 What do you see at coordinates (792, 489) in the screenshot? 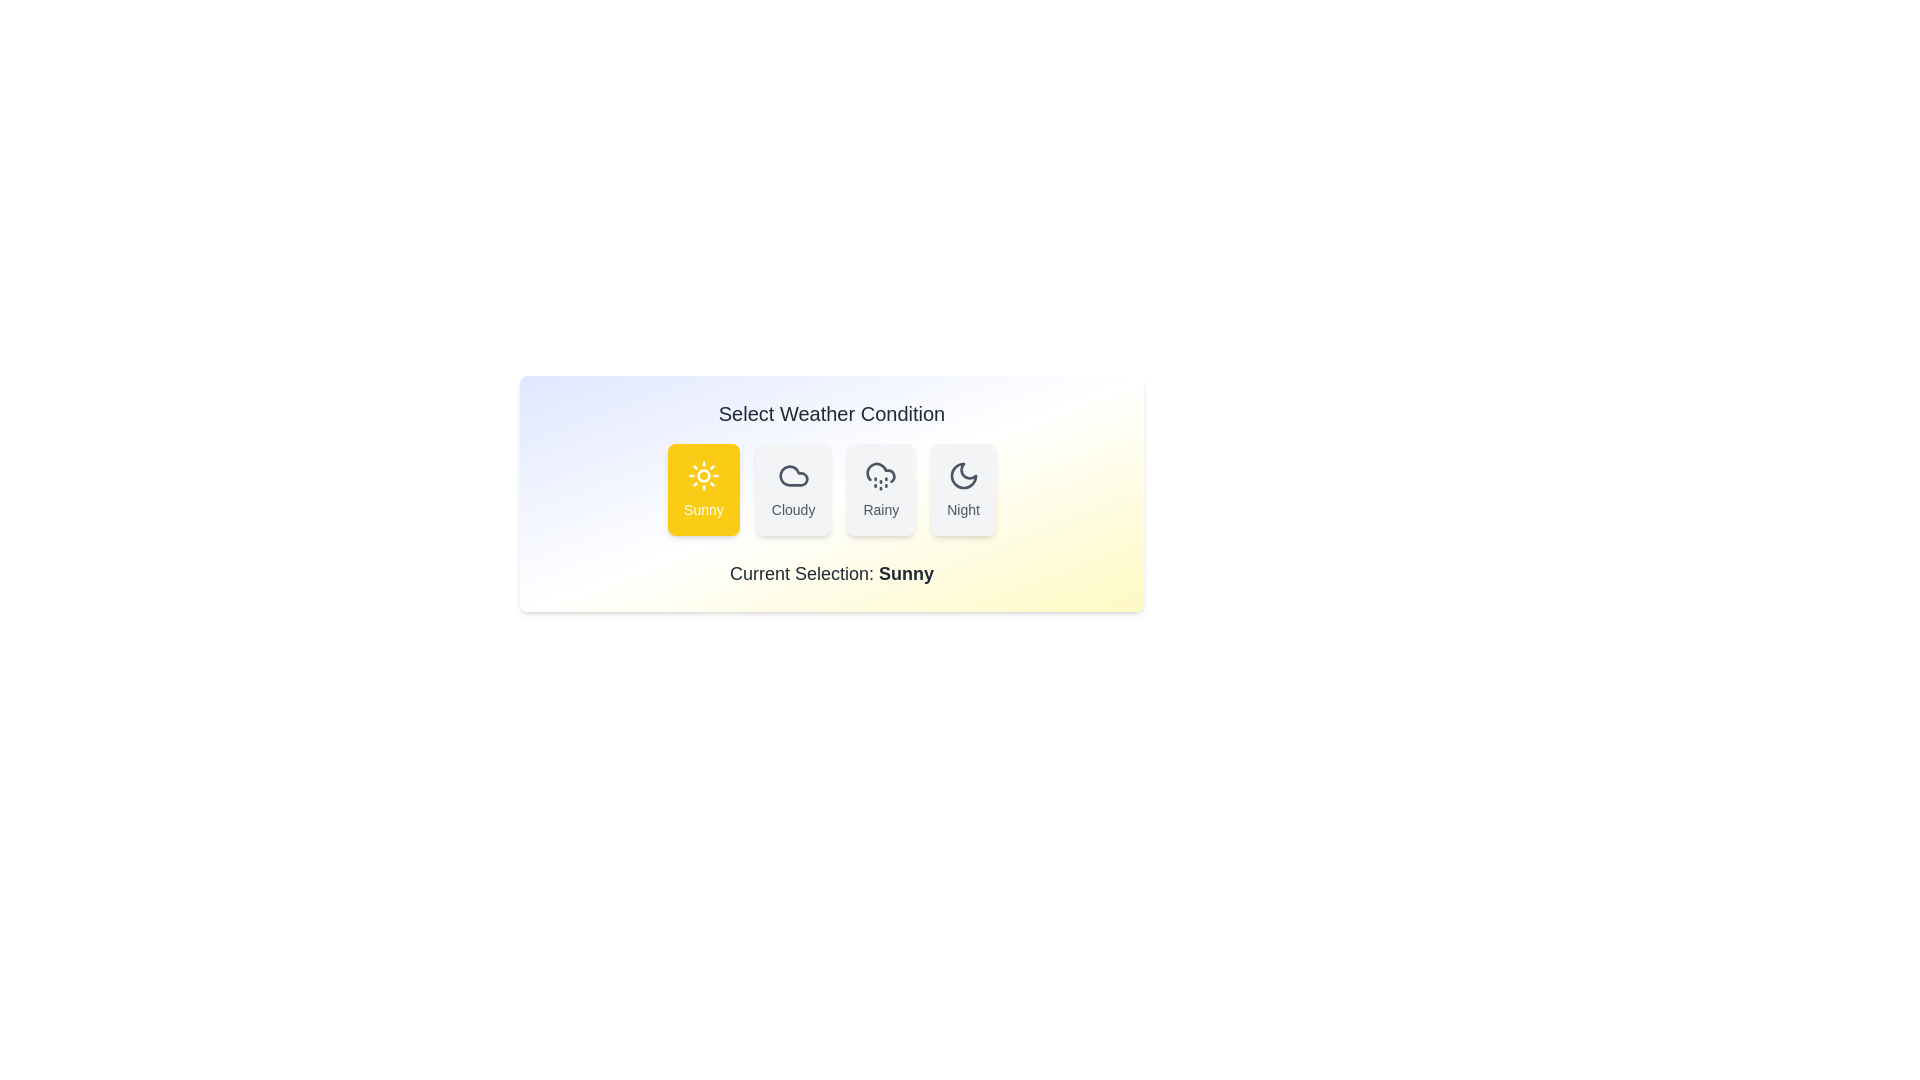
I see `the weather condition by clicking on the corresponding button labeled Cloudy` at bounding box center [792, 489].